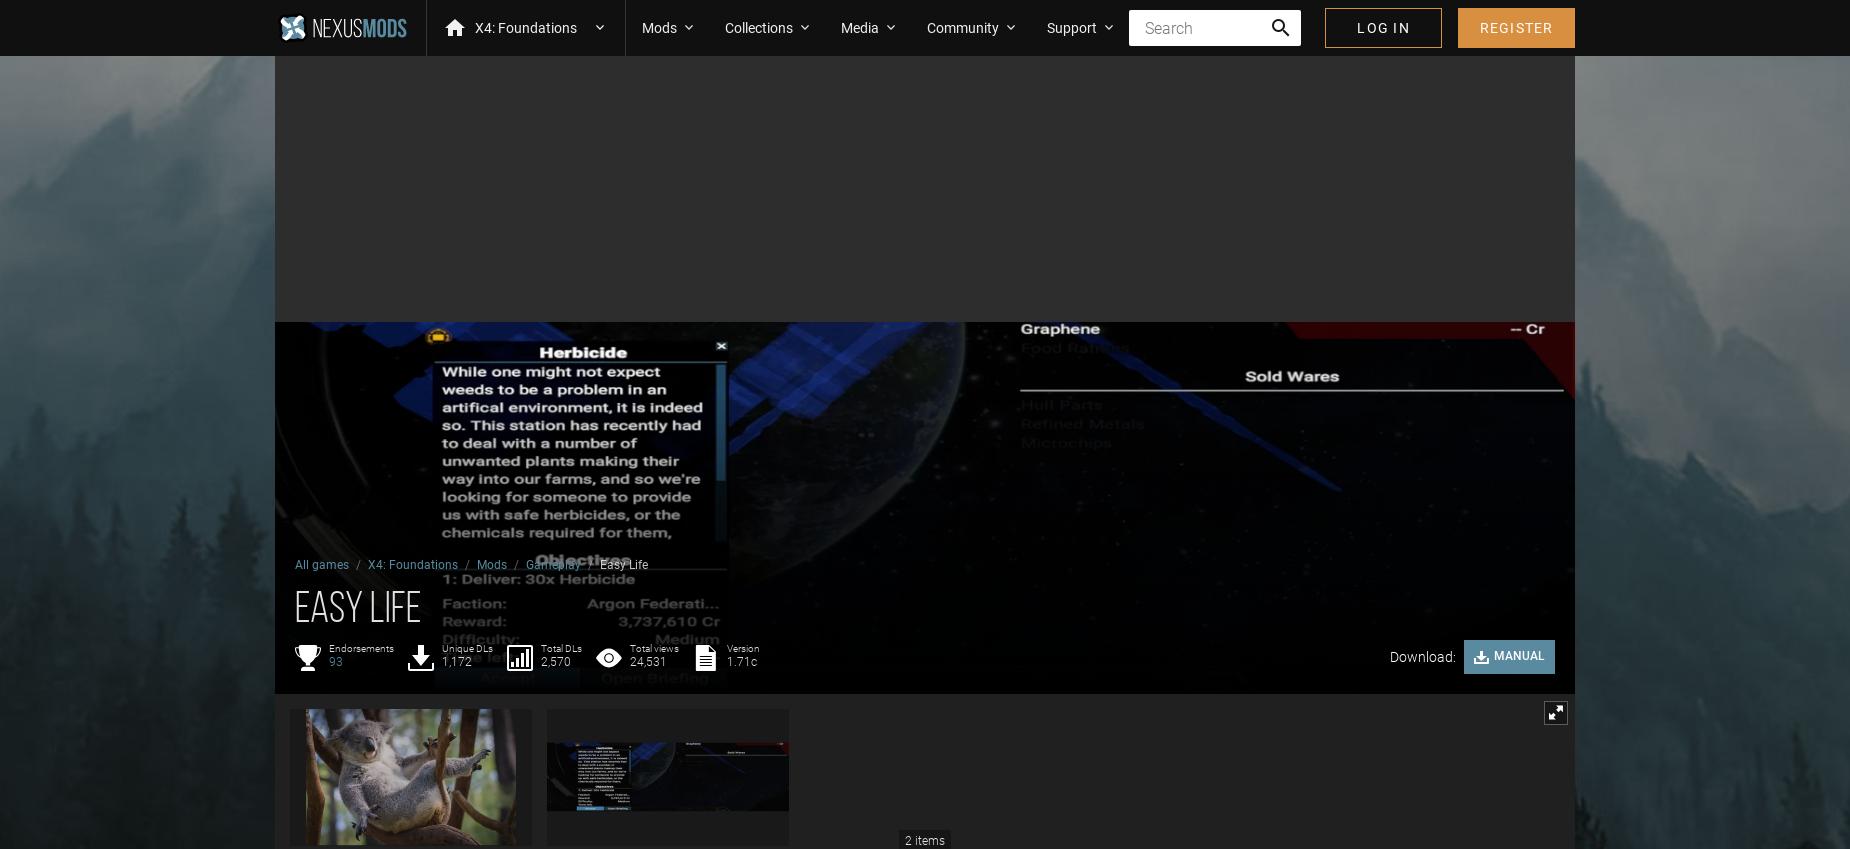 The image size is (1850, 849). Describe the element at coordinates (553, 565) in the screenshot. I see `'Gameplay'` at that location.